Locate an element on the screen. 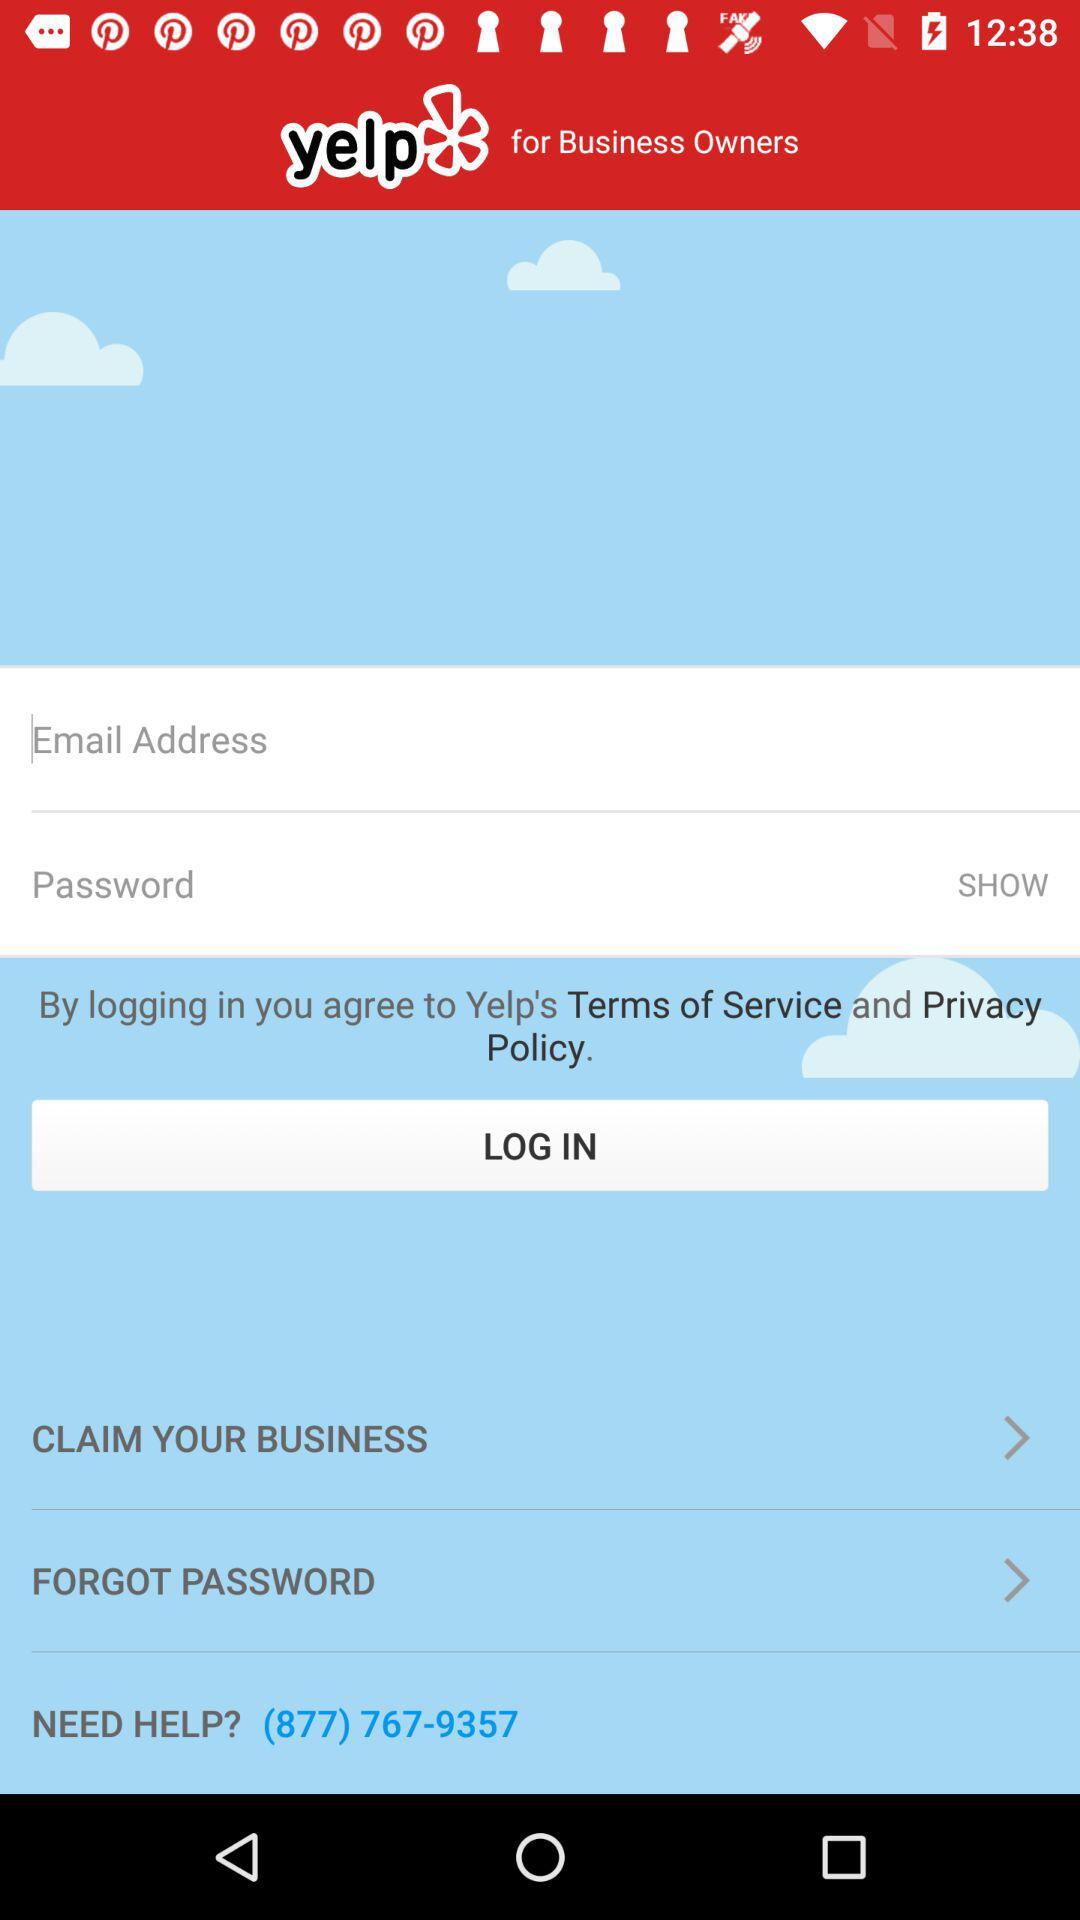 The image size is (1080, 1920). the by logging in item is located at coordinates (540, 1024).